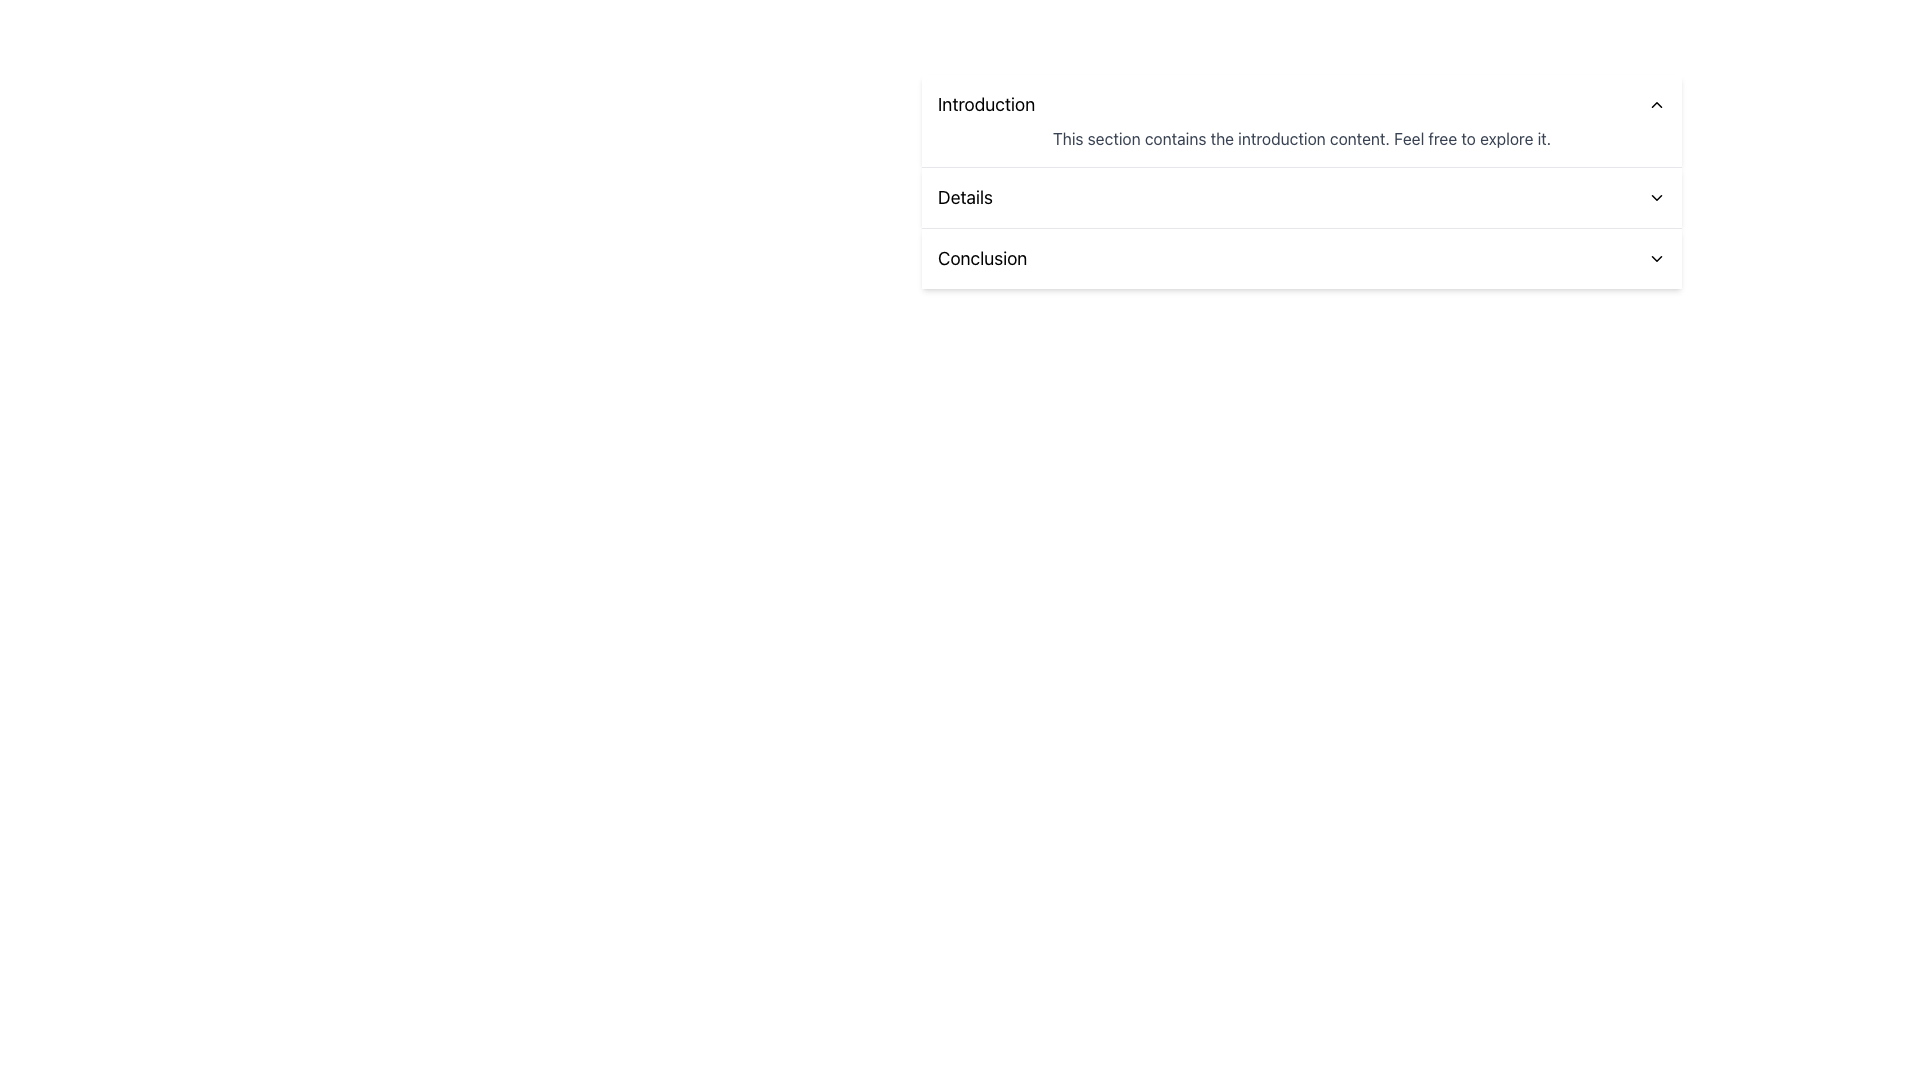 Image resolution: width=1920 pixels, height=1080 pixels. What do you see at coordinates (1656, 257) in the screenshot?
I see `the Chevron Icon, which is a downward-pointing arrow located on the far right of the 'Conclusion' section, vertically aligned with the text` at bounding box center [1656, 257].